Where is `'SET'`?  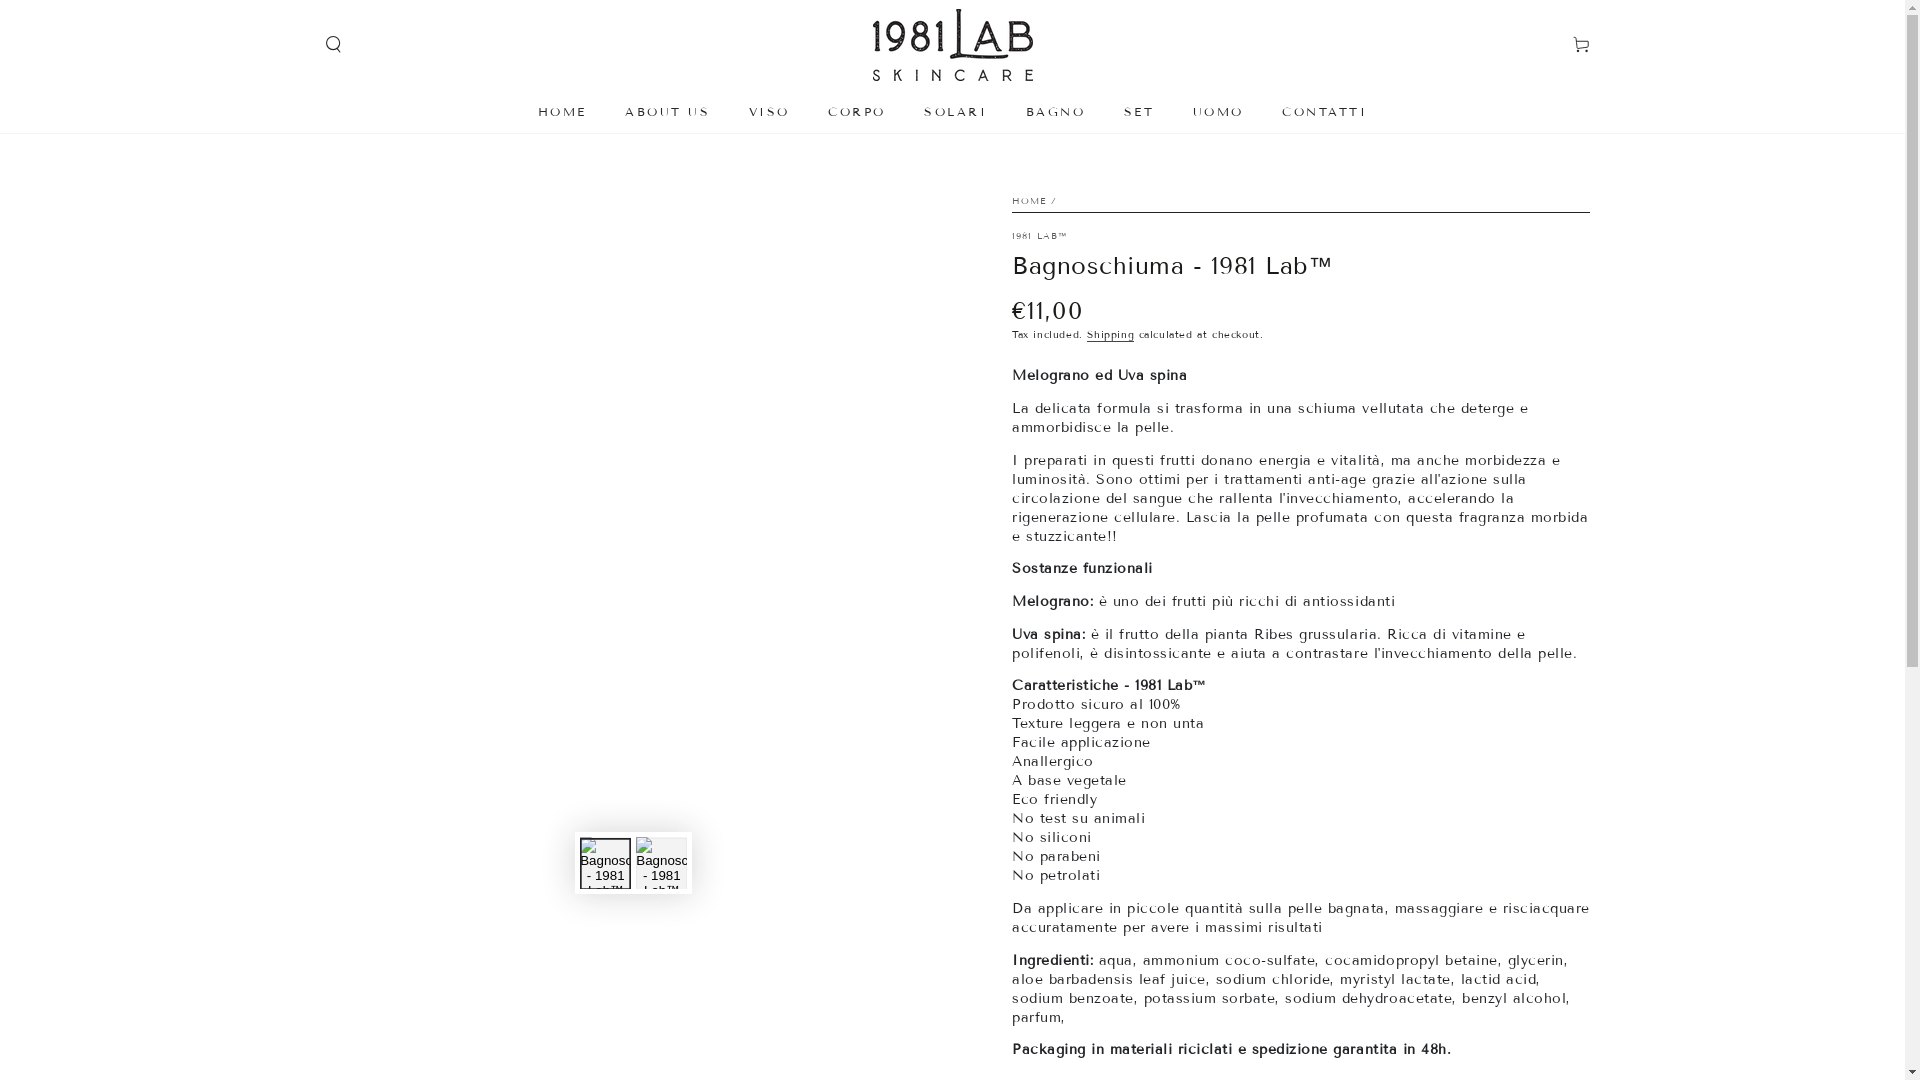
'SET' is located at coordinates (1138, 111).